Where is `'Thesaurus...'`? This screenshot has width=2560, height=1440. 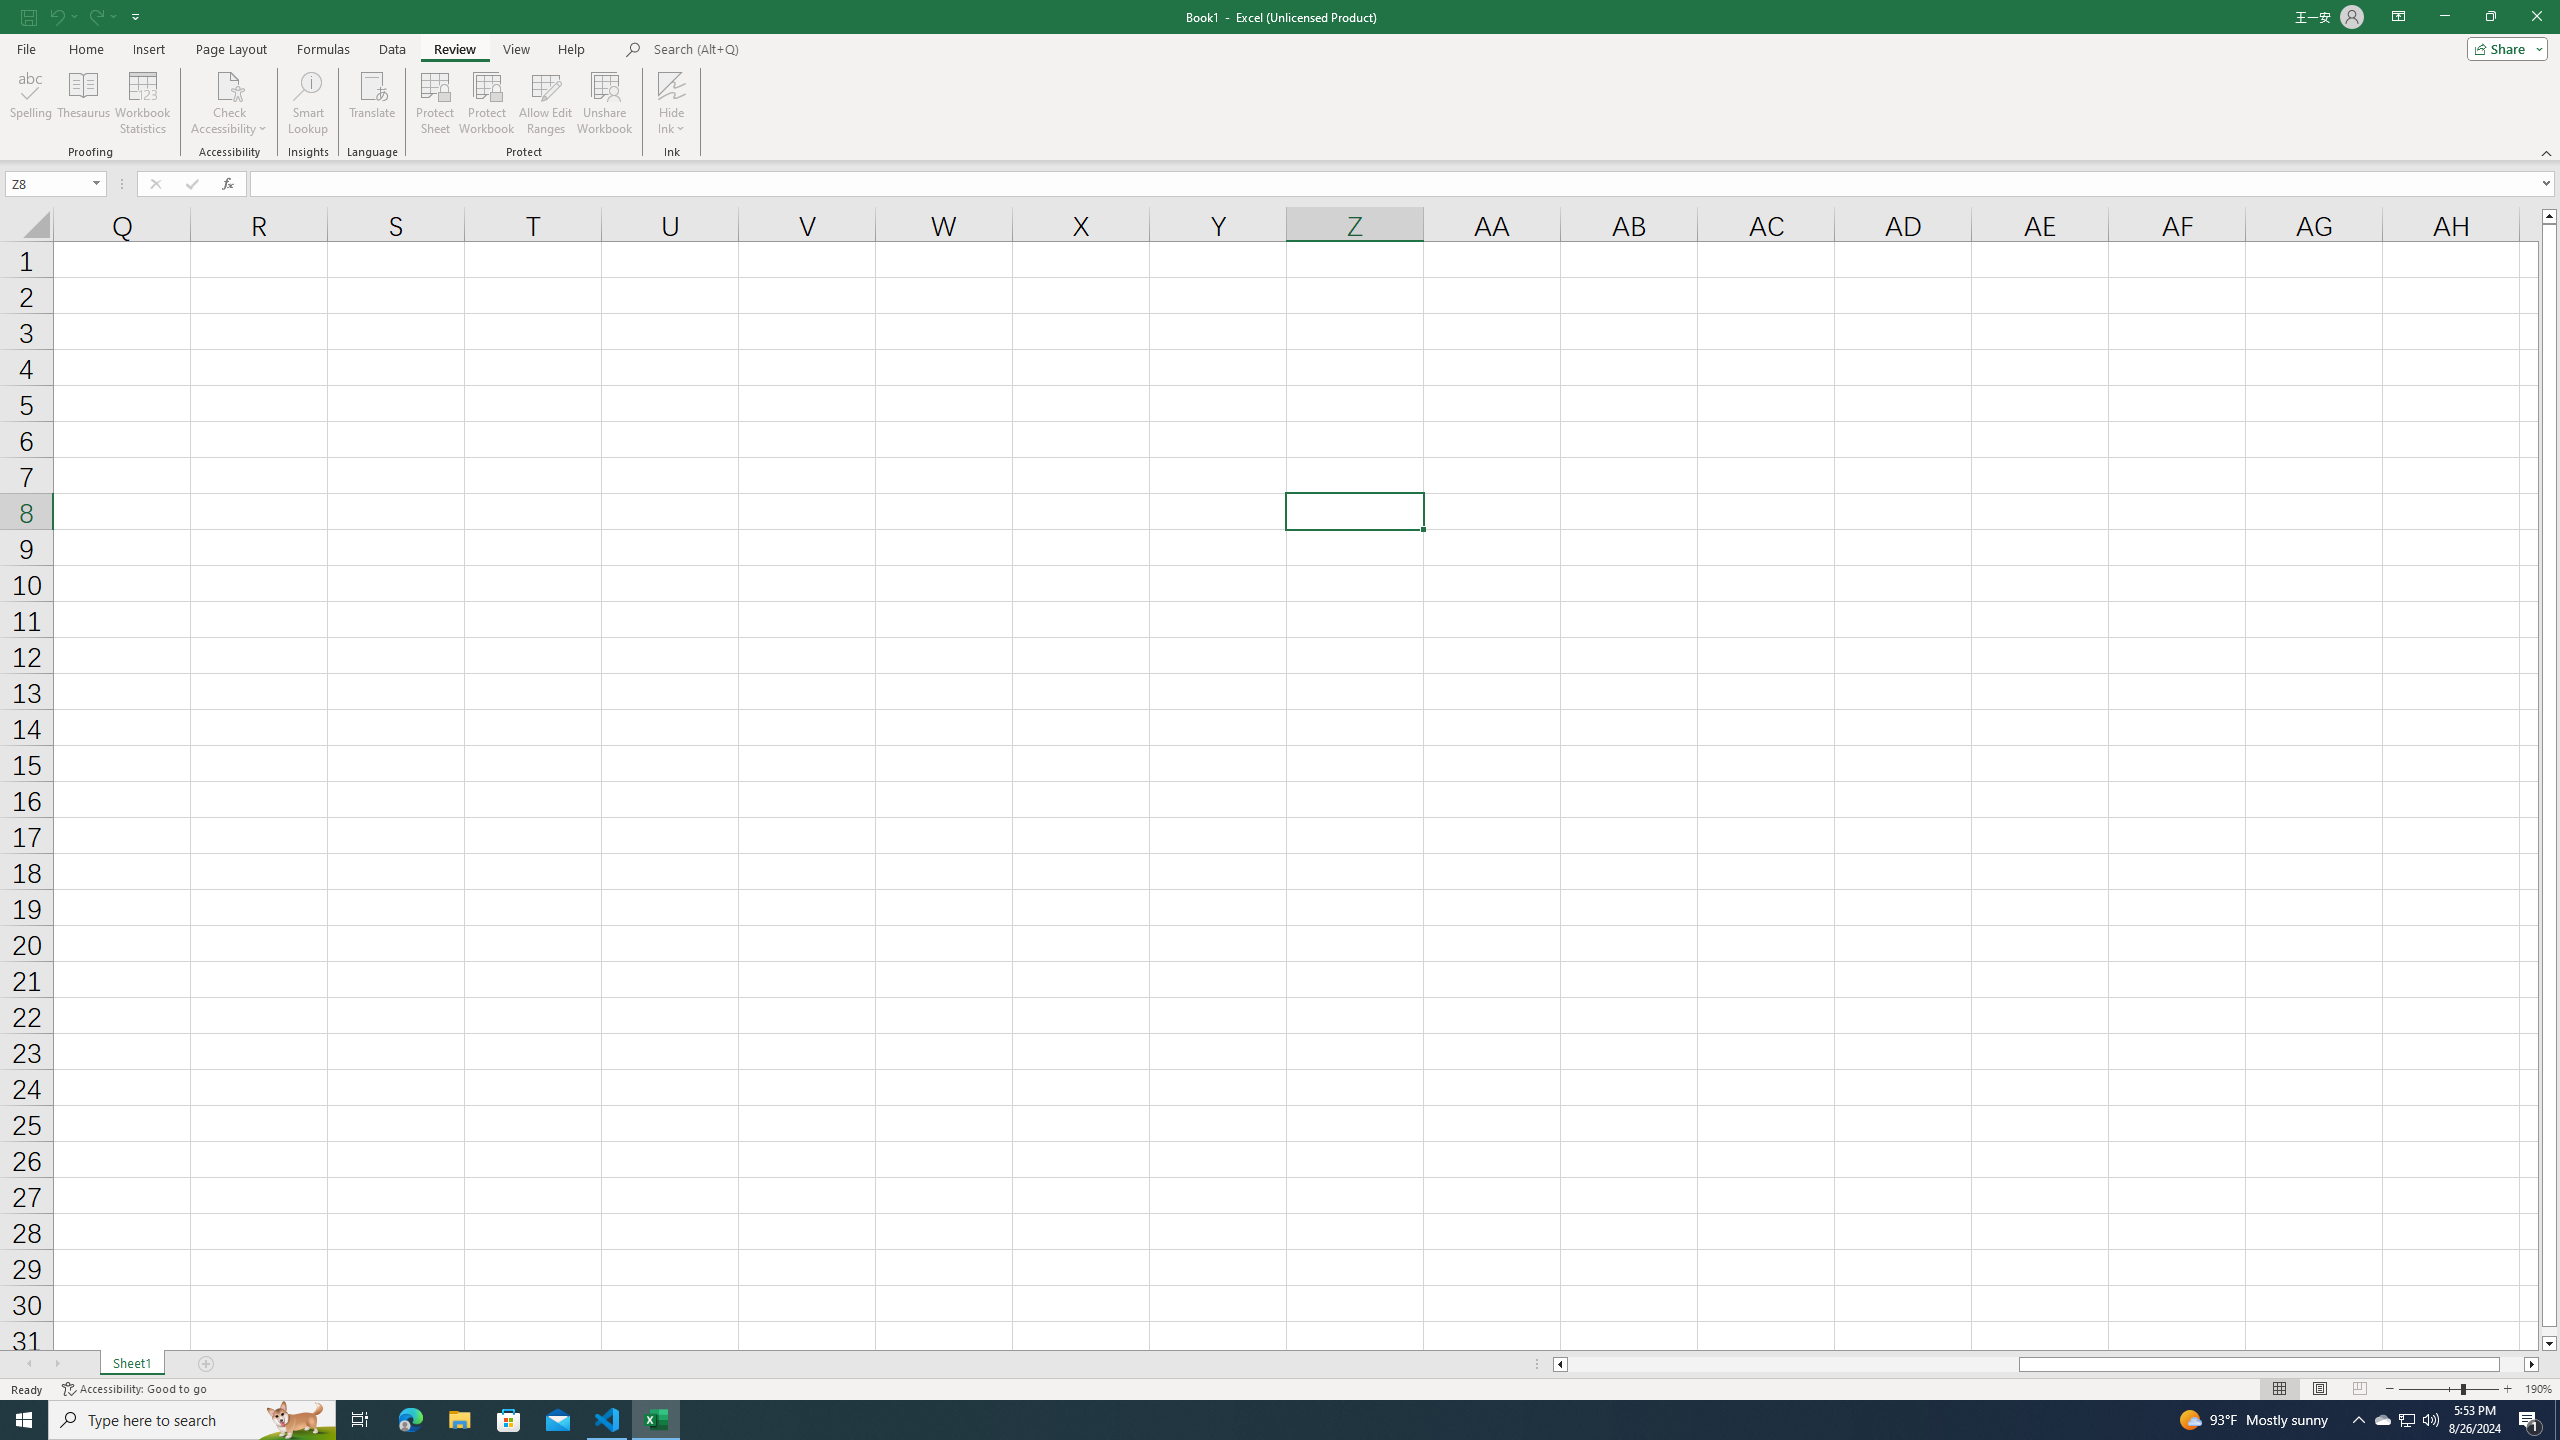
'Thesaurus...' is located at coordinates (82, 103).